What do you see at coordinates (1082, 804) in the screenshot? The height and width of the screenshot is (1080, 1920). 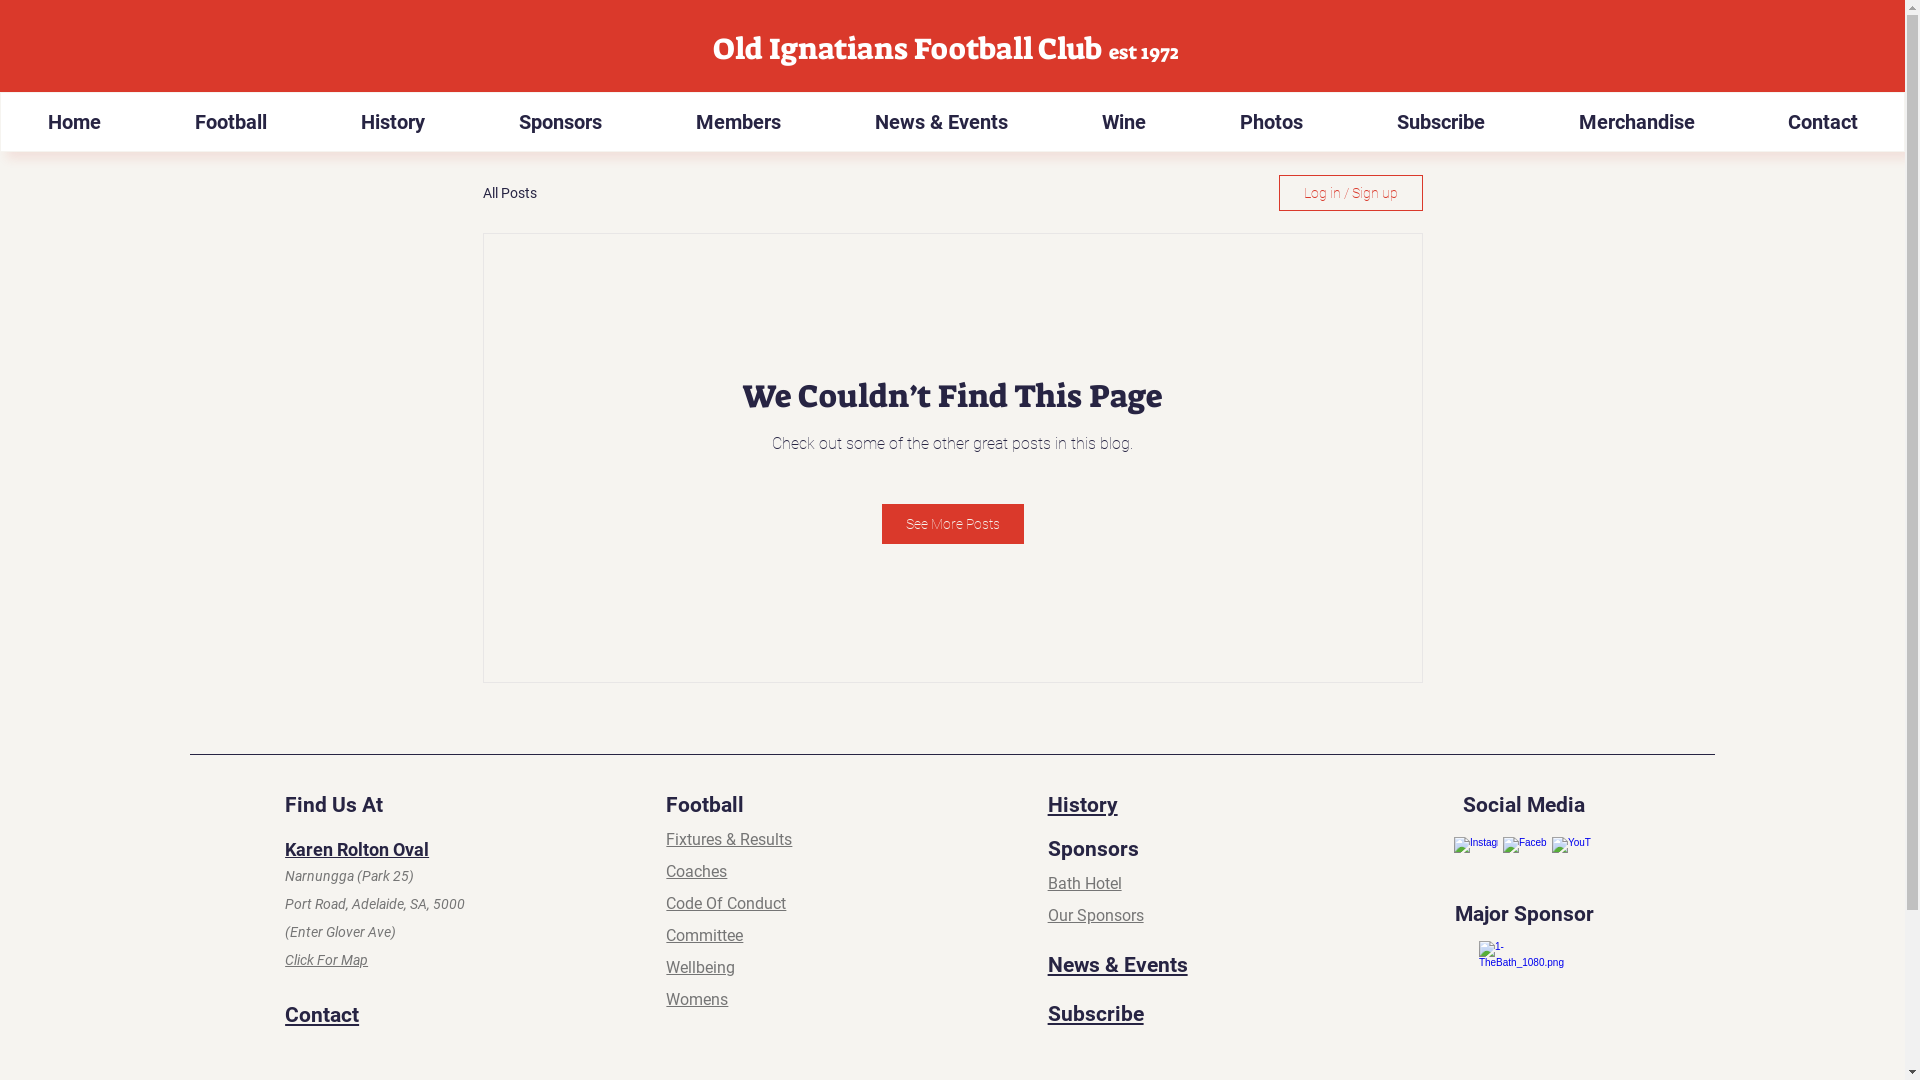 I see `'History'` at bounding box center [1082, 804].